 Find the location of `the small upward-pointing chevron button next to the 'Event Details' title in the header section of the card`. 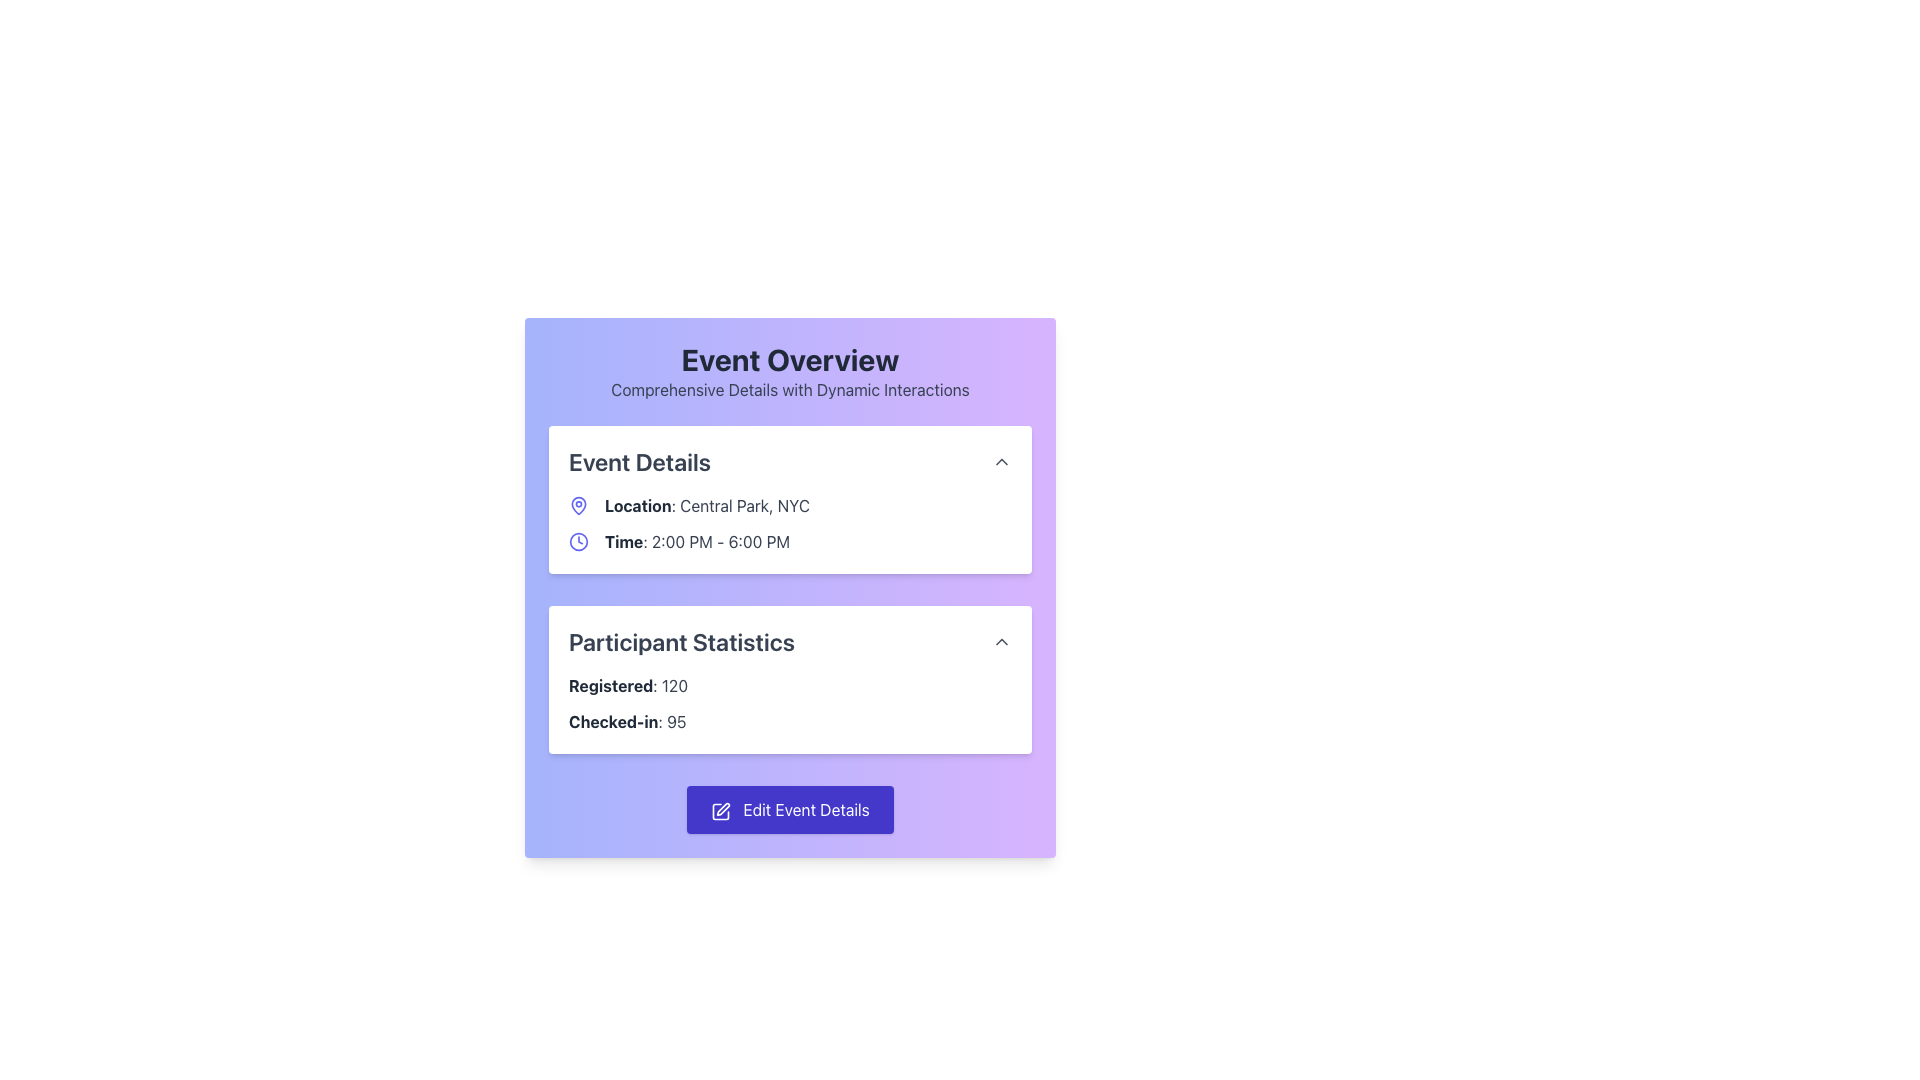

the small upward-pointing chevron button next to the 'Event Details' title in the header section of the card is located at coordinates (1002, 462).